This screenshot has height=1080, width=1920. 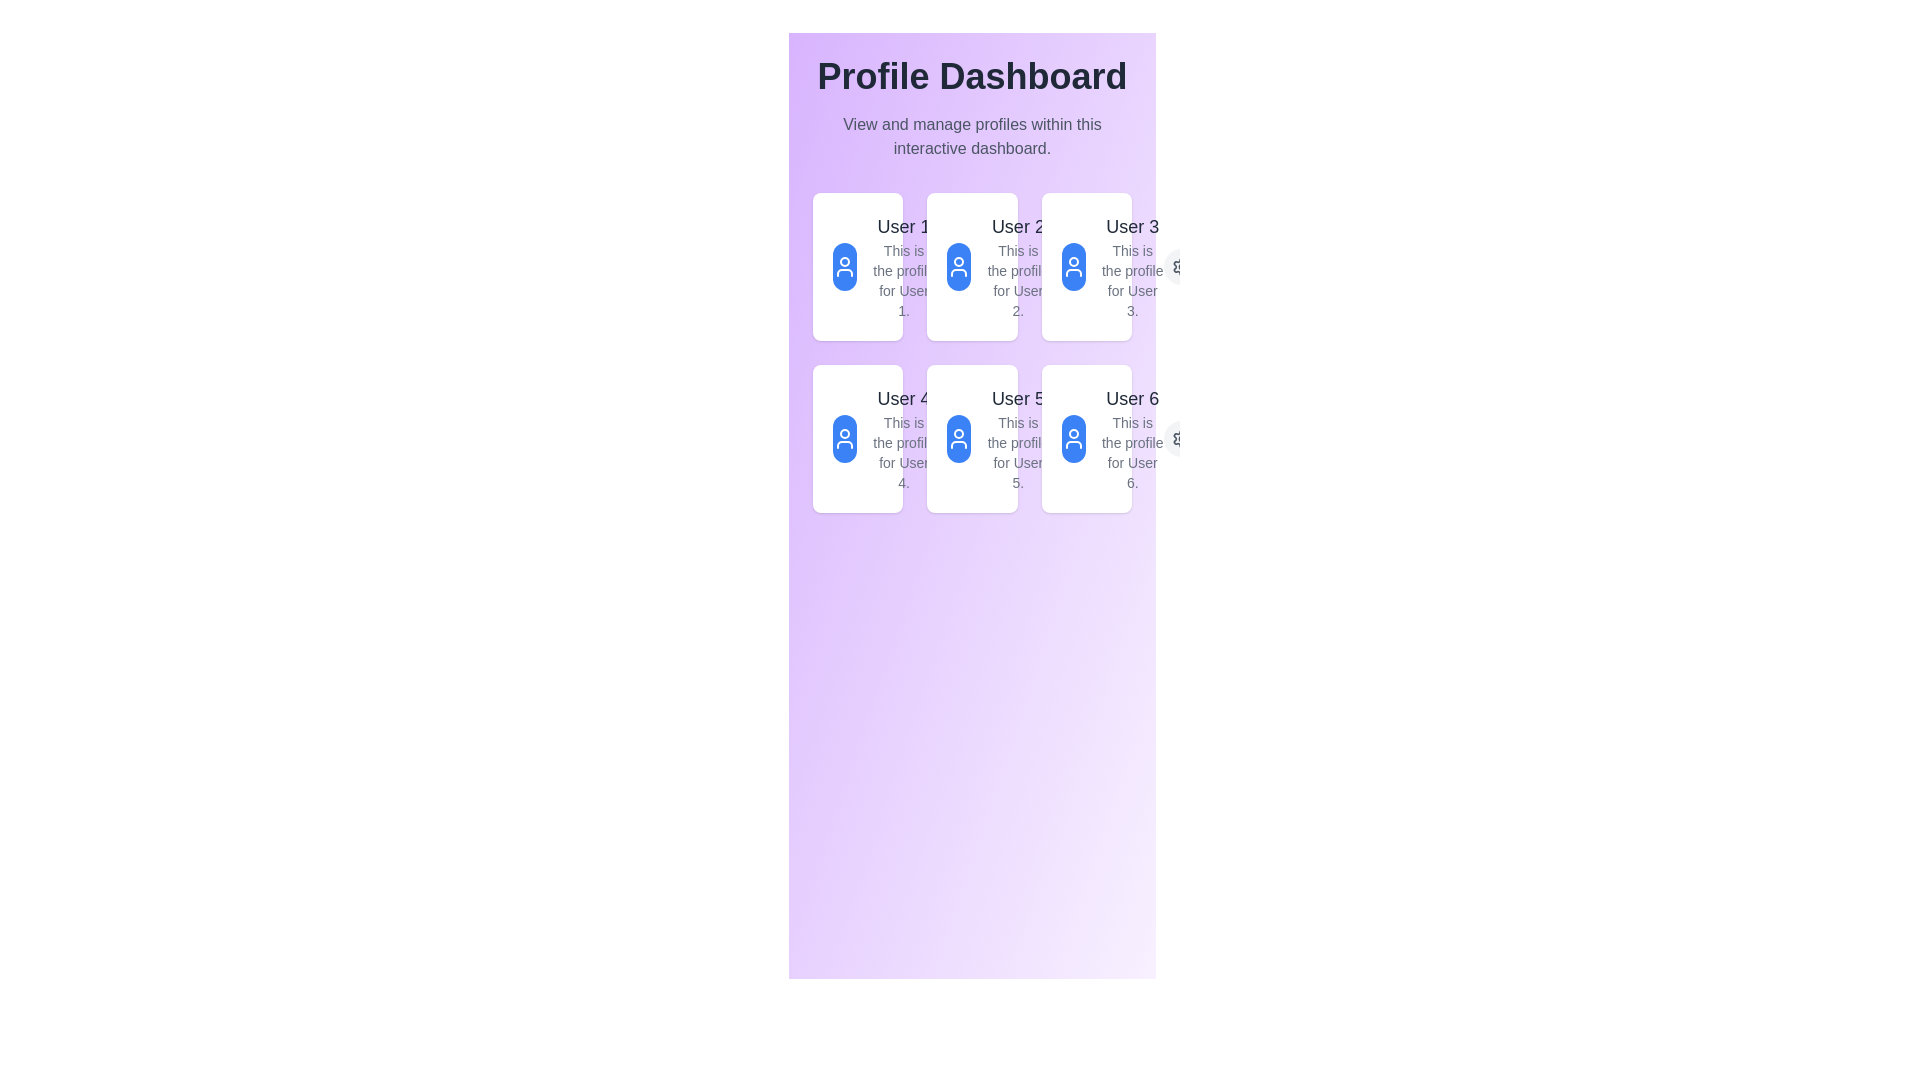 I want to click on the circular blue button with a white user icon representing User 2's avatar, located in the second card of the top row, for drag-and-drop functionality, so click(x=958, y=265).